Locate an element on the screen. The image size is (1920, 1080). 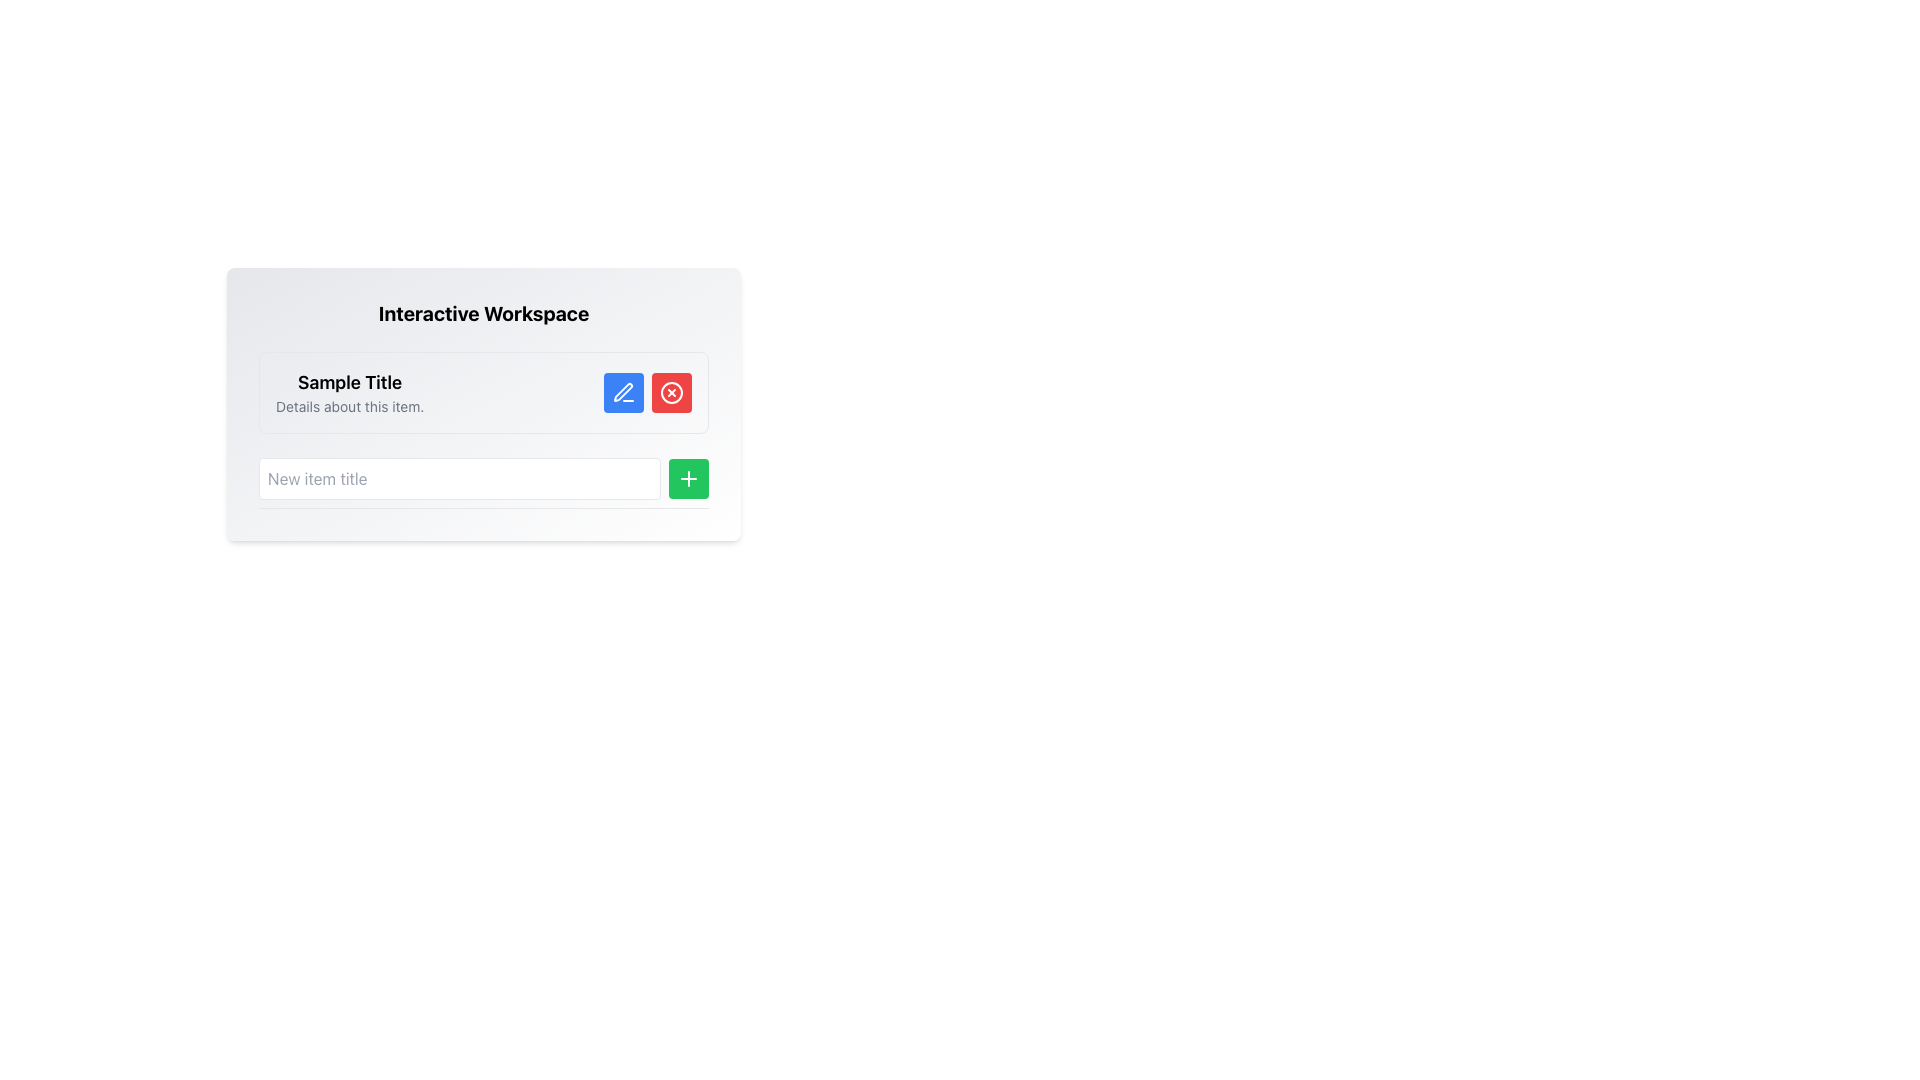
the editing button, which is a white pen icon on a blue background, located to the right of 'Sample Title' is located at coordinates (623, 393).